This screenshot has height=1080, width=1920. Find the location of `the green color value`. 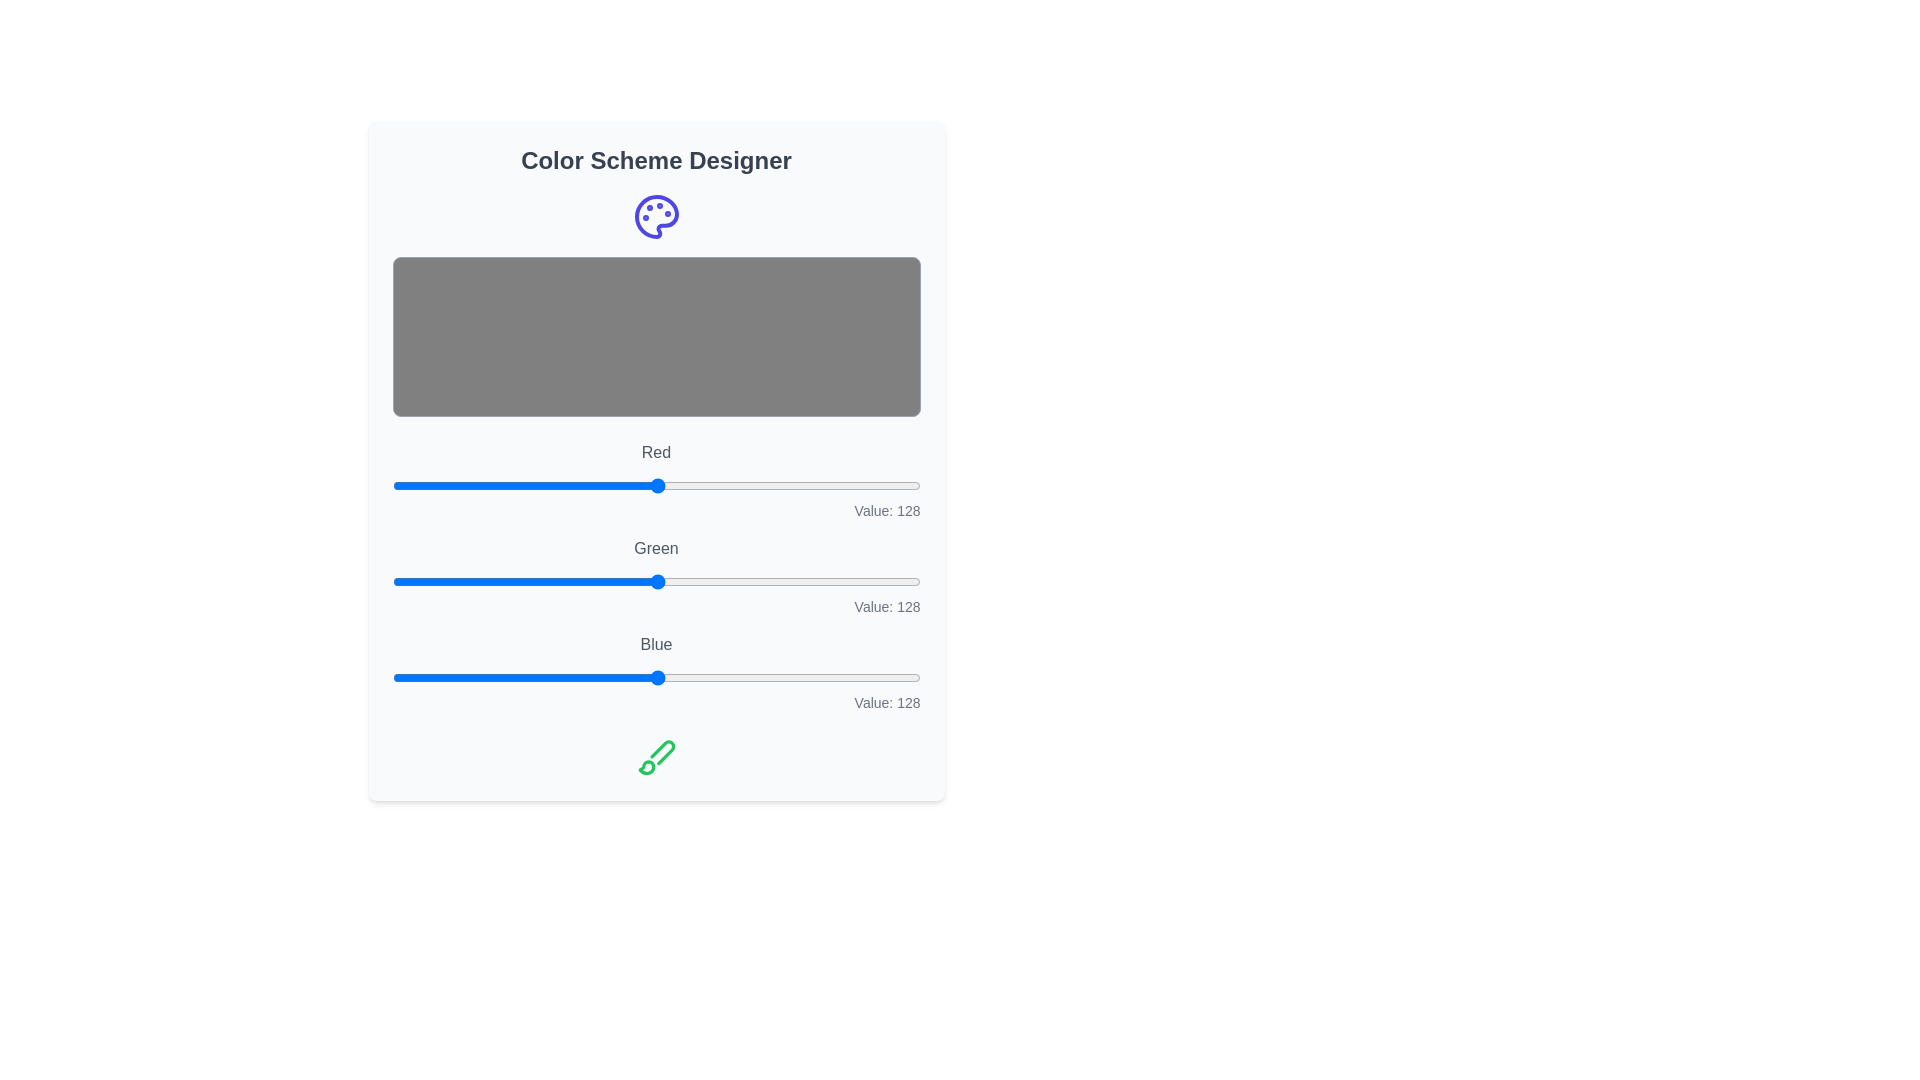

the green color value is located at coordinates (692, 582).